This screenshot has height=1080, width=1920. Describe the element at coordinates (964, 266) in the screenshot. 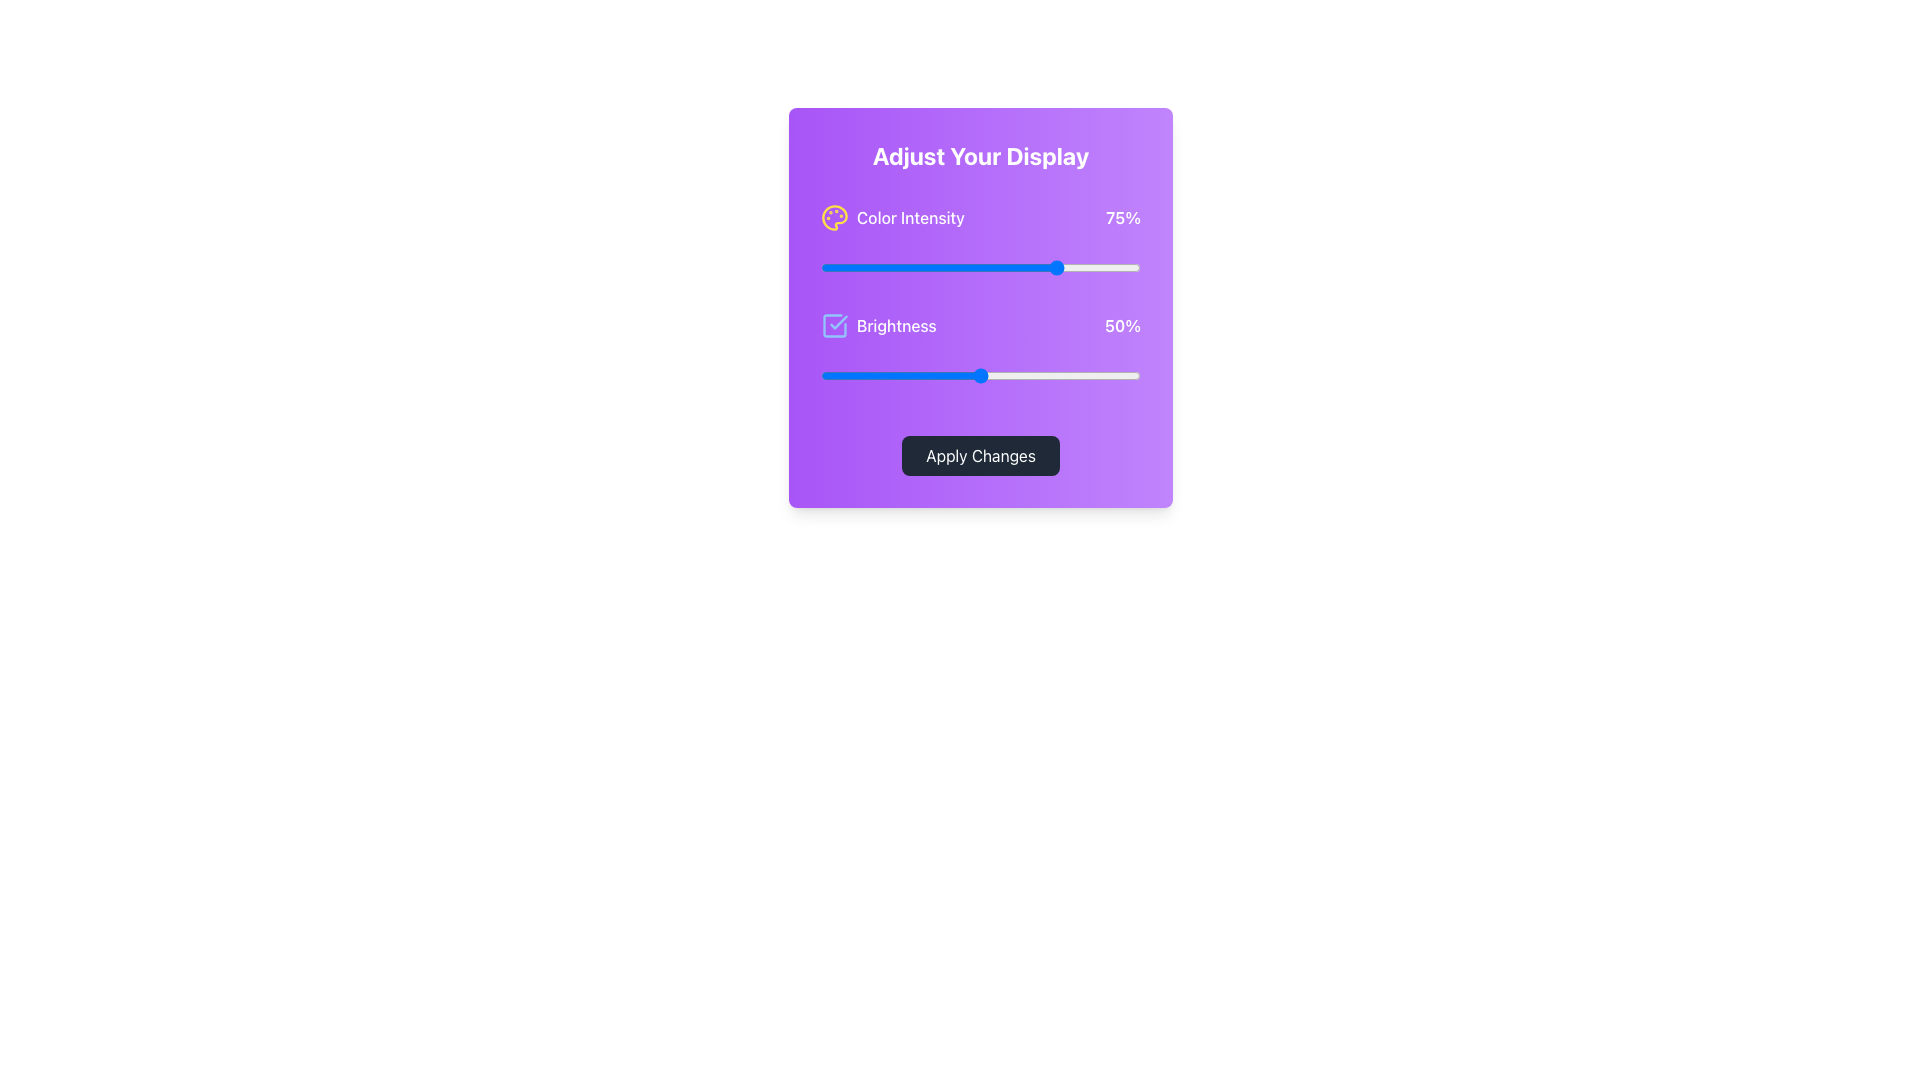

I see `the slider` at that location.